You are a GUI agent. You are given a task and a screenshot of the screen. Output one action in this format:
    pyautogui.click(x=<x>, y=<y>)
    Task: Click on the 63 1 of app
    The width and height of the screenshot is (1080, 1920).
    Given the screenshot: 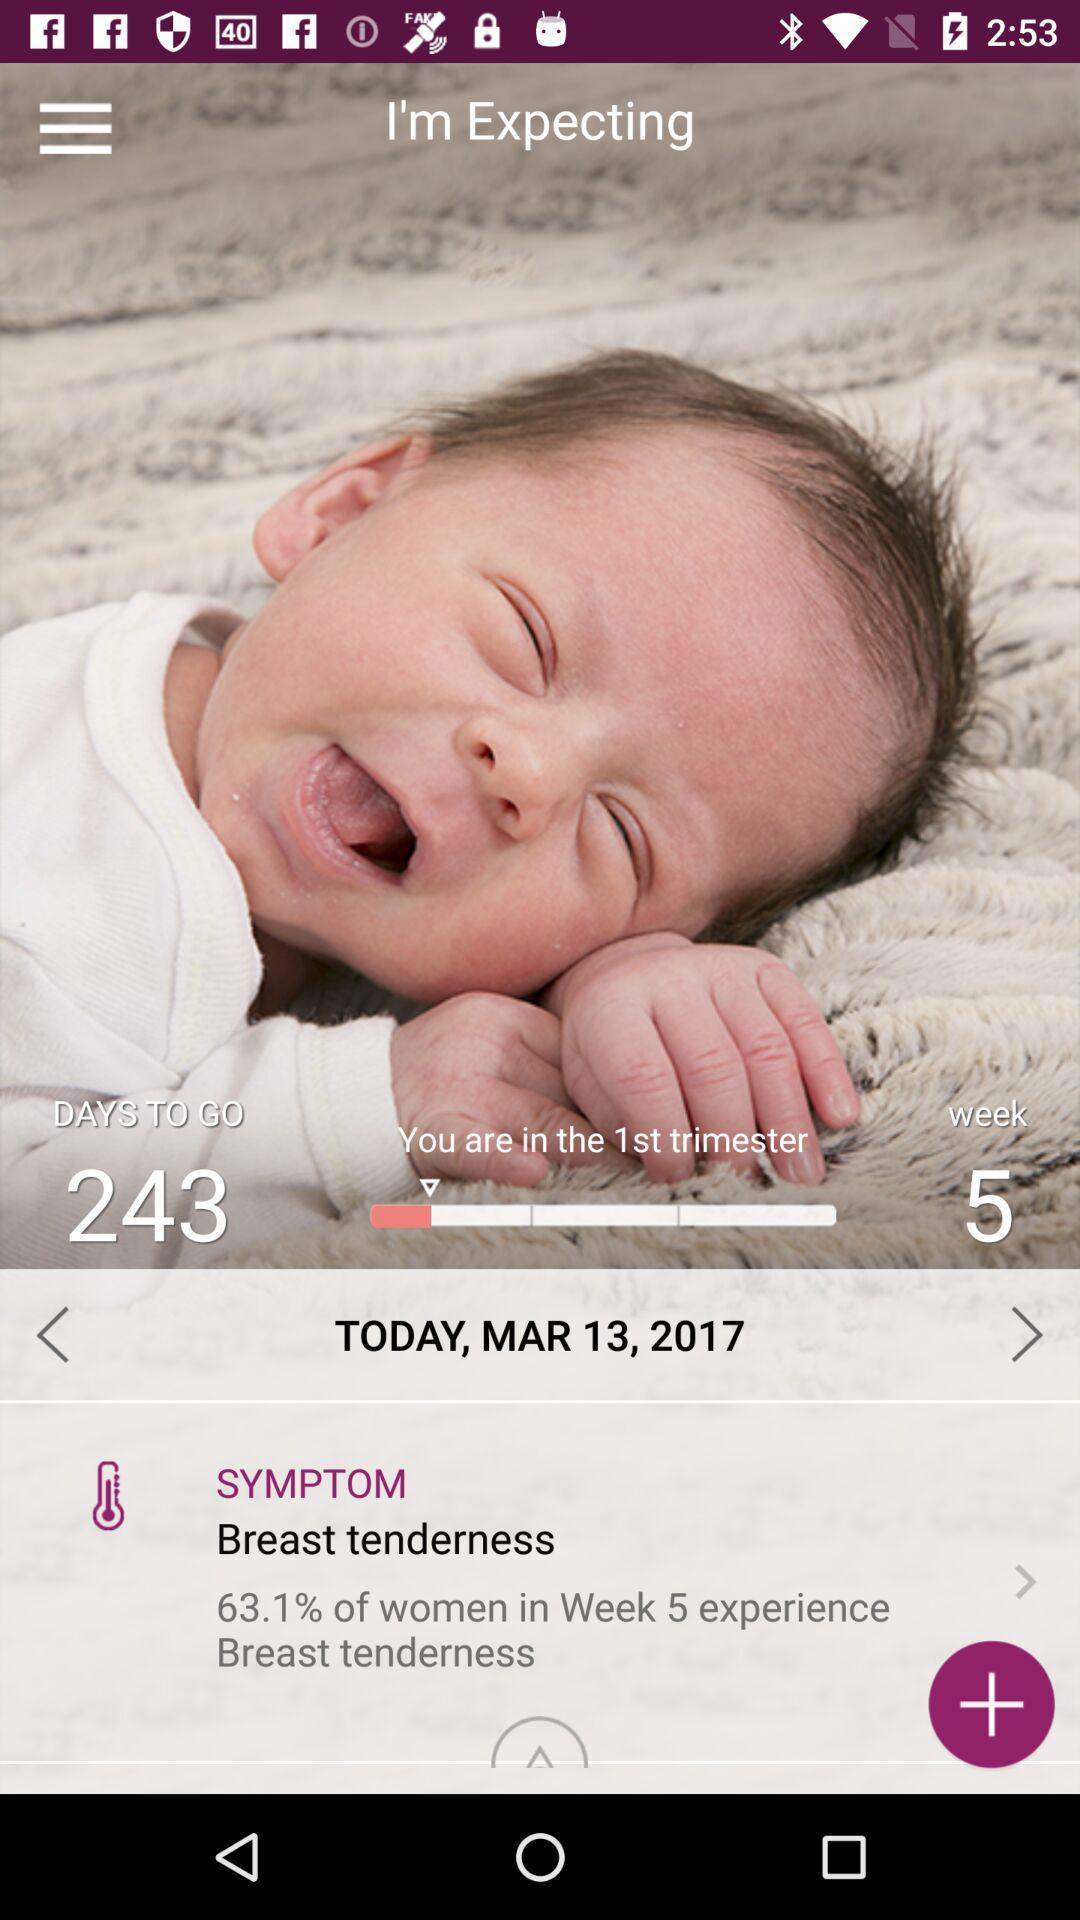 What is the action you would take?
    pyautogui.click(x=592, y=1629)
    